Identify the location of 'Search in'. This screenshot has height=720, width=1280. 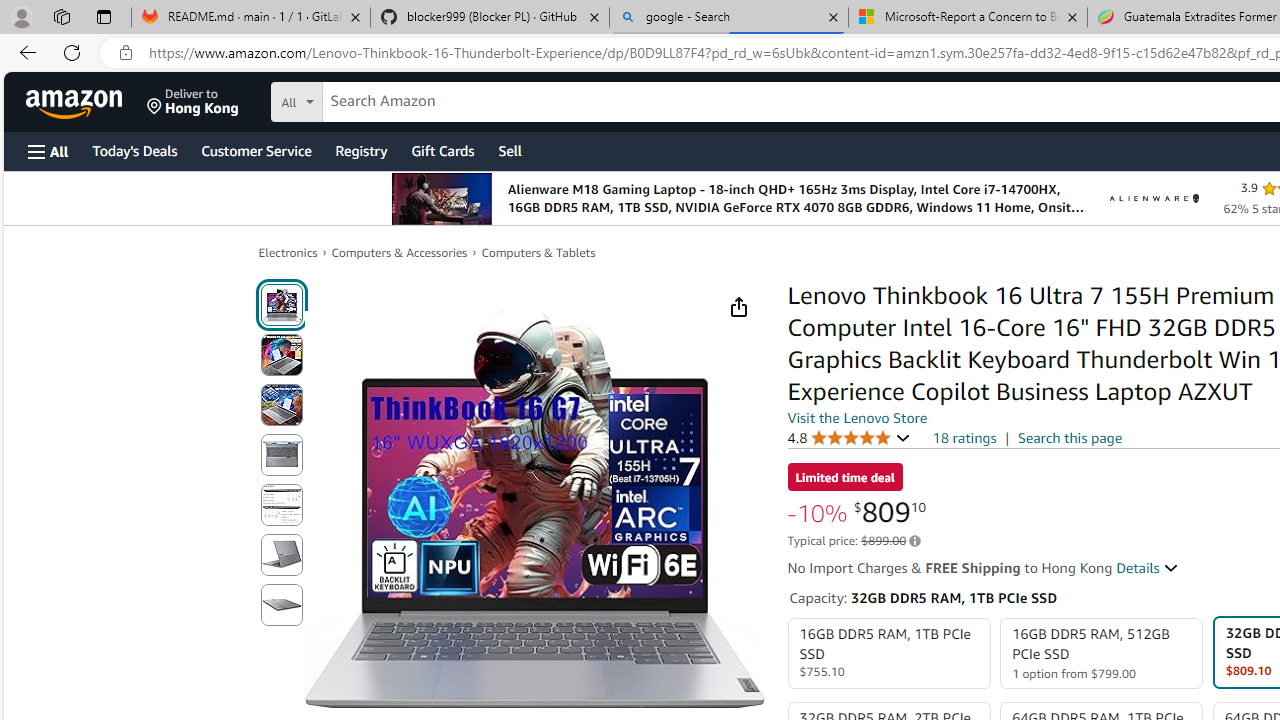
(371, 99).